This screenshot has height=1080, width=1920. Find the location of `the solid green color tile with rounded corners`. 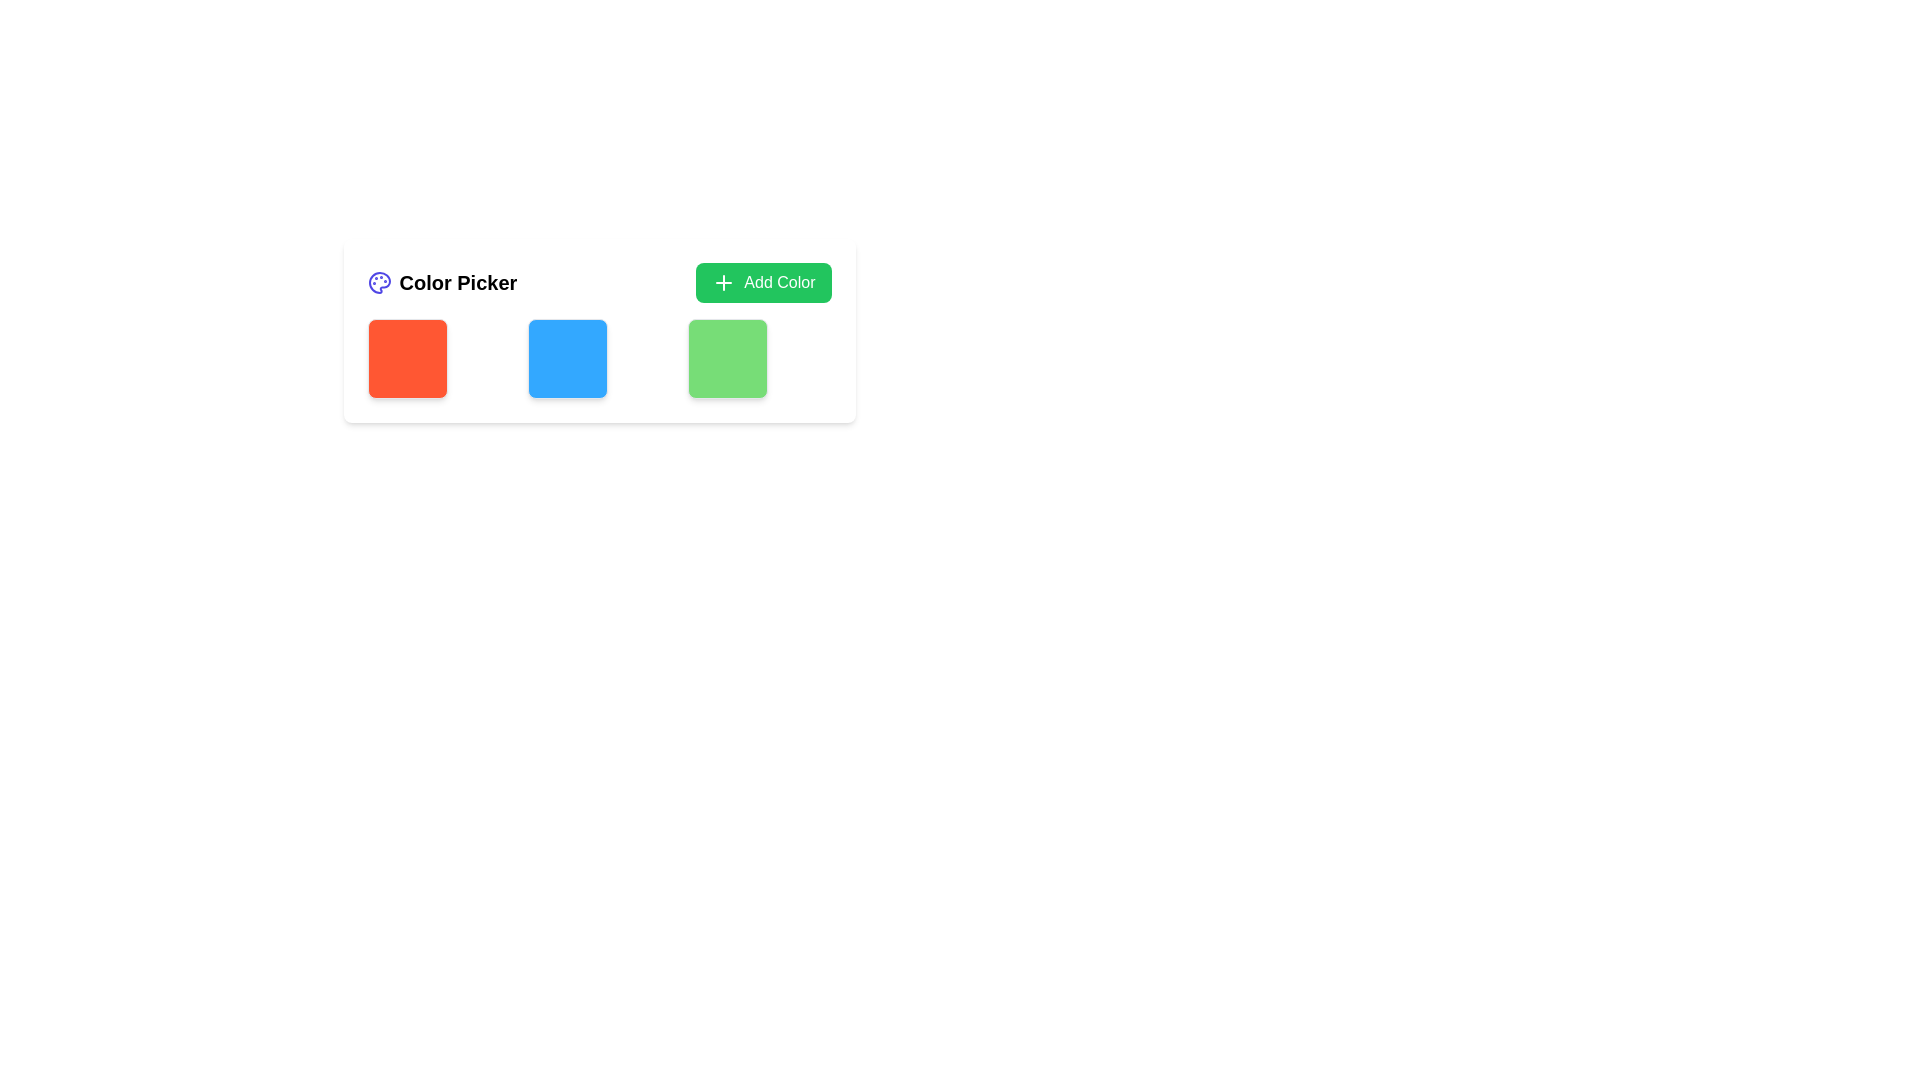

the solid green color tile with rounded corners is located at coordinates (726, 357).